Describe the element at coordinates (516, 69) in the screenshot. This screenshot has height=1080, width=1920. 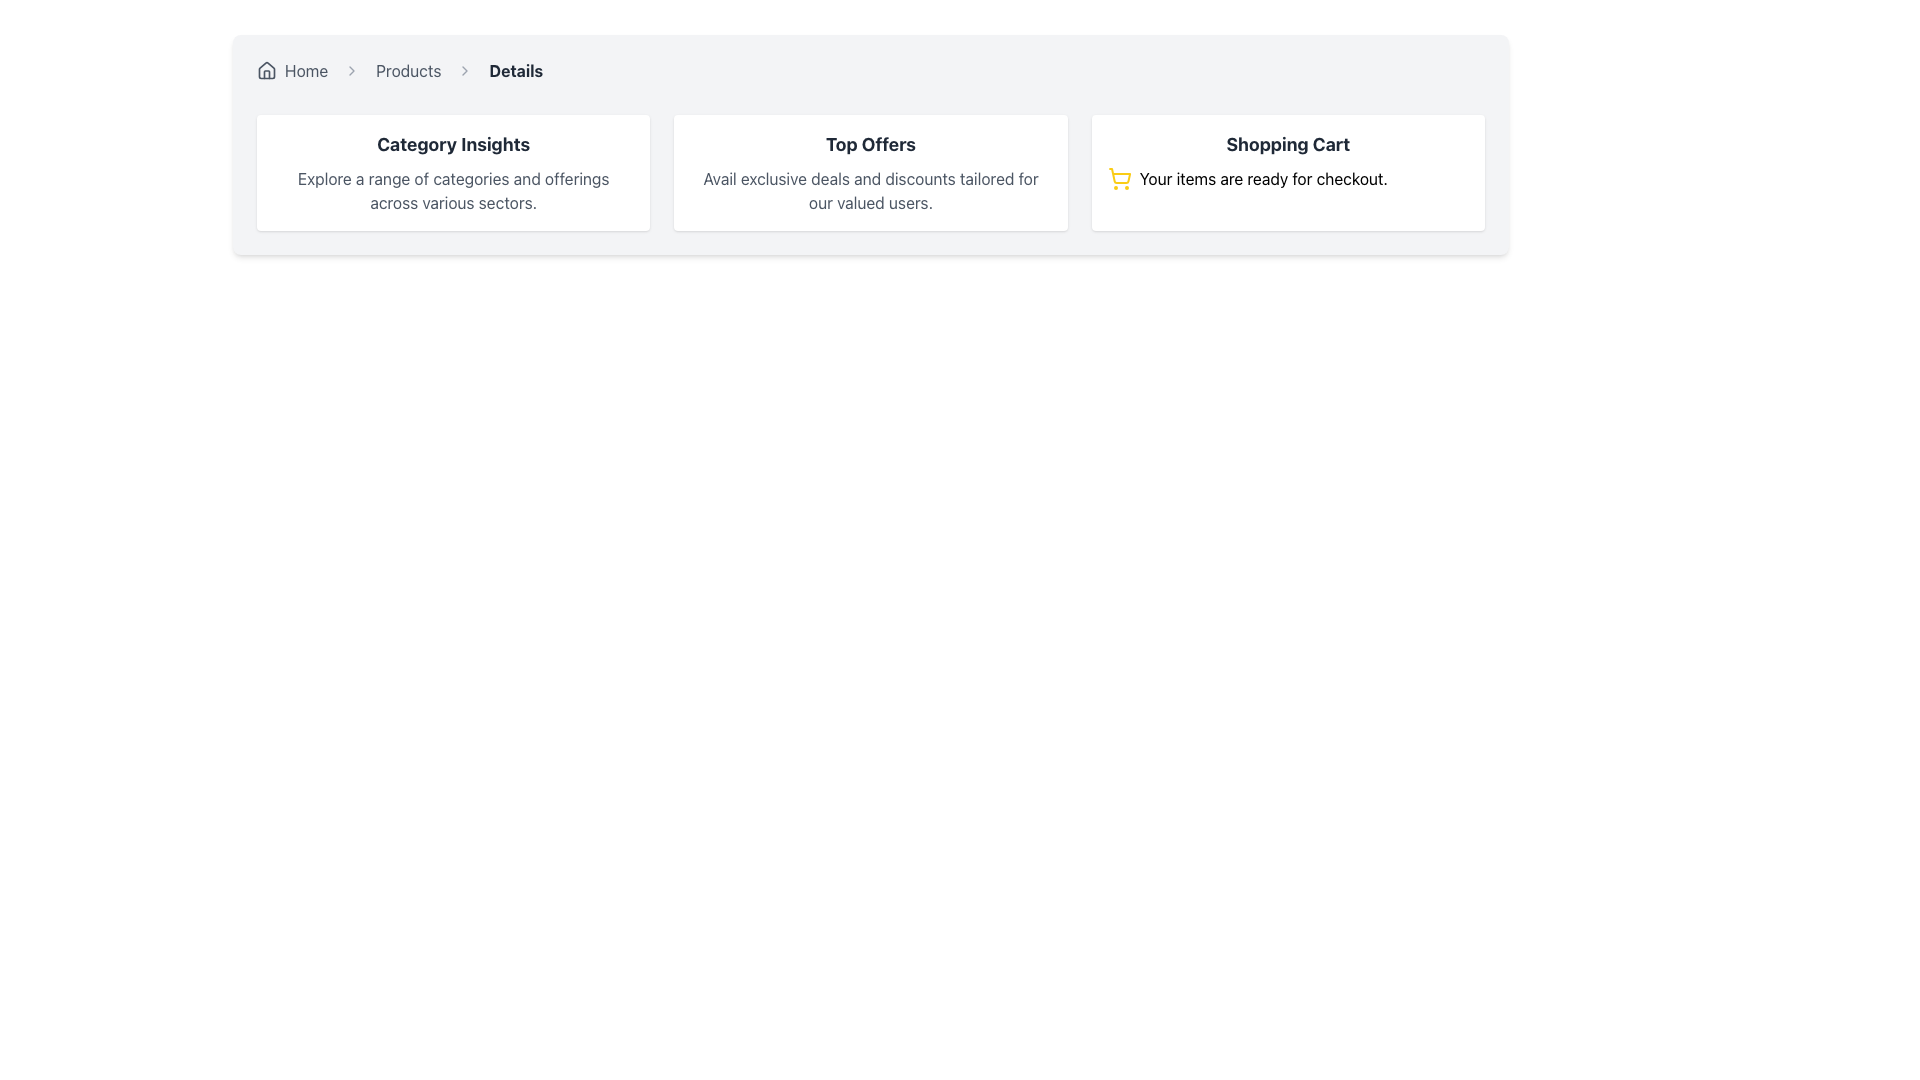
I see `static text label displaying 'Details', which is the last item in the breadcrumb navigation bar located near the top-center of the interface` at that location.